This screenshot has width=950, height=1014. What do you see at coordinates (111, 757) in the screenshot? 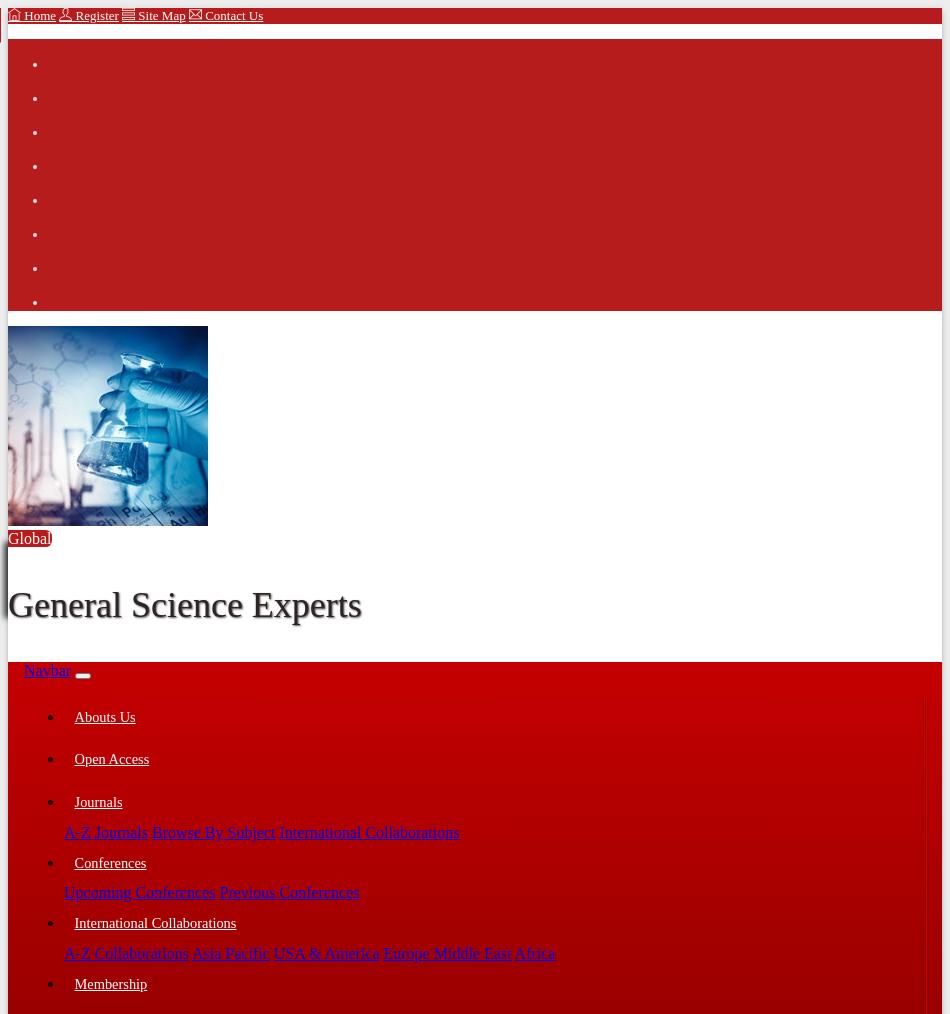
I see `'Open Access'` at bounding box center [111, 757].